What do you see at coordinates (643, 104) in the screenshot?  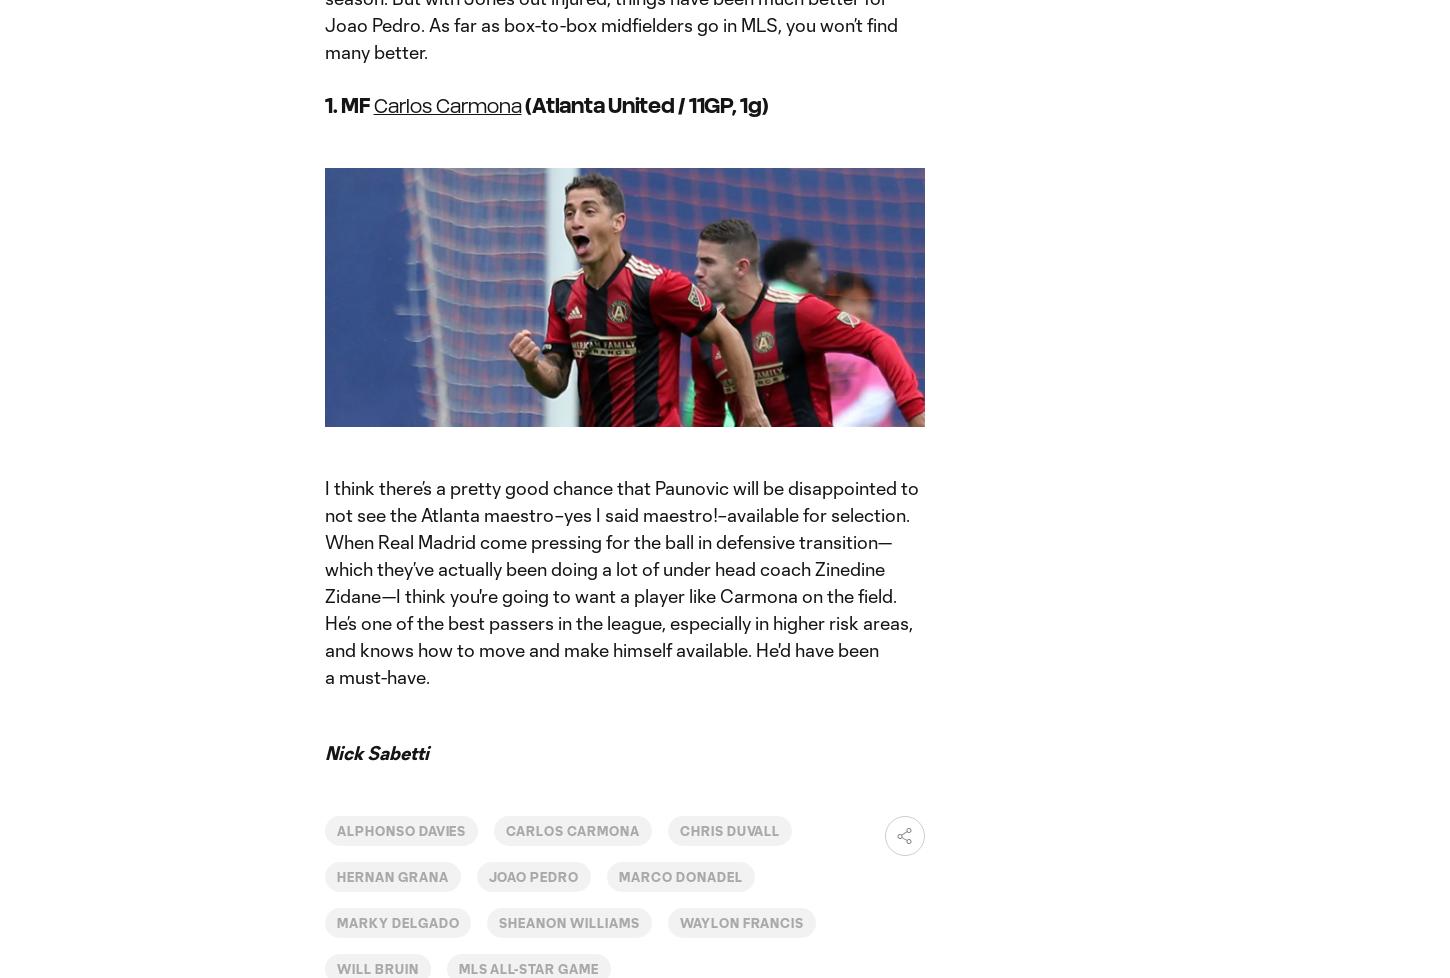 I see `'(Atlanta United / 11GP, 1g)'` at bounding box center [643, 104].